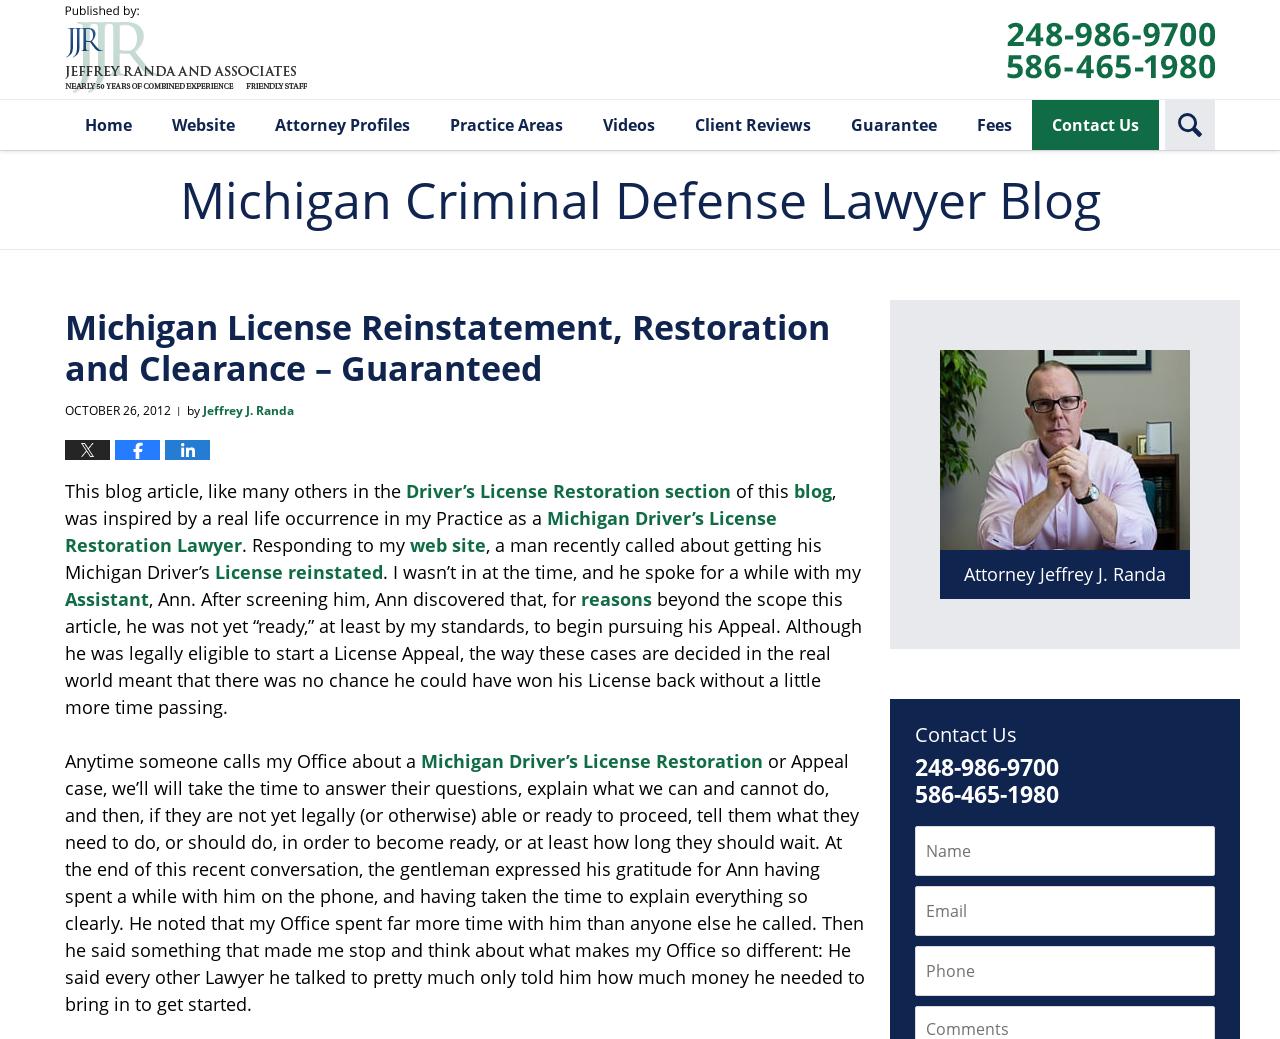 The width and height of the screenshot is (1280, 1039). What do you see at coordinates (591, 759) in the screenshot?
I see `'Michigan Driver’s License Restoration'` at bounding box center [591, 759].